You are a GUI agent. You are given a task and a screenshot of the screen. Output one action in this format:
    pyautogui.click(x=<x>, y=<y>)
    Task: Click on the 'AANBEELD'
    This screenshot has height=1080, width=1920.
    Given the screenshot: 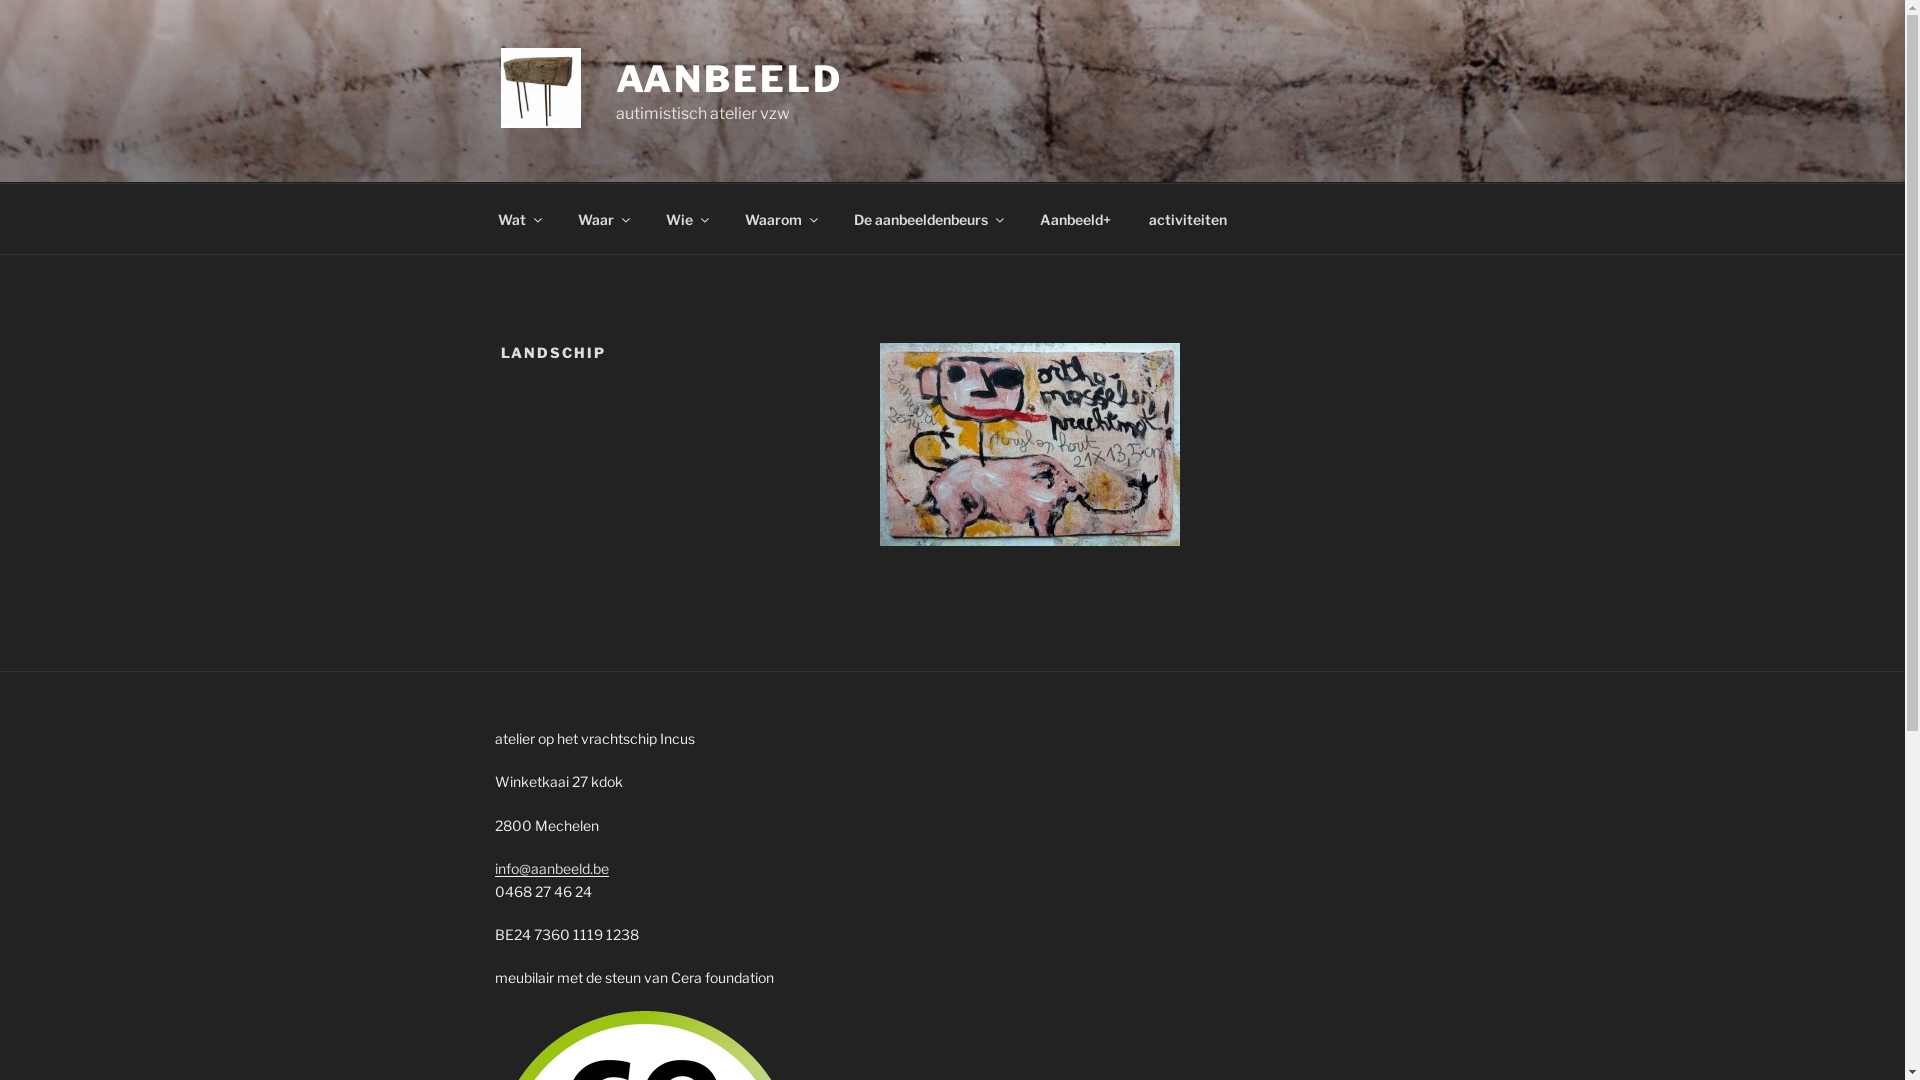 What is the action you would take?
    pyautogui.click(x=728, y=77)
    